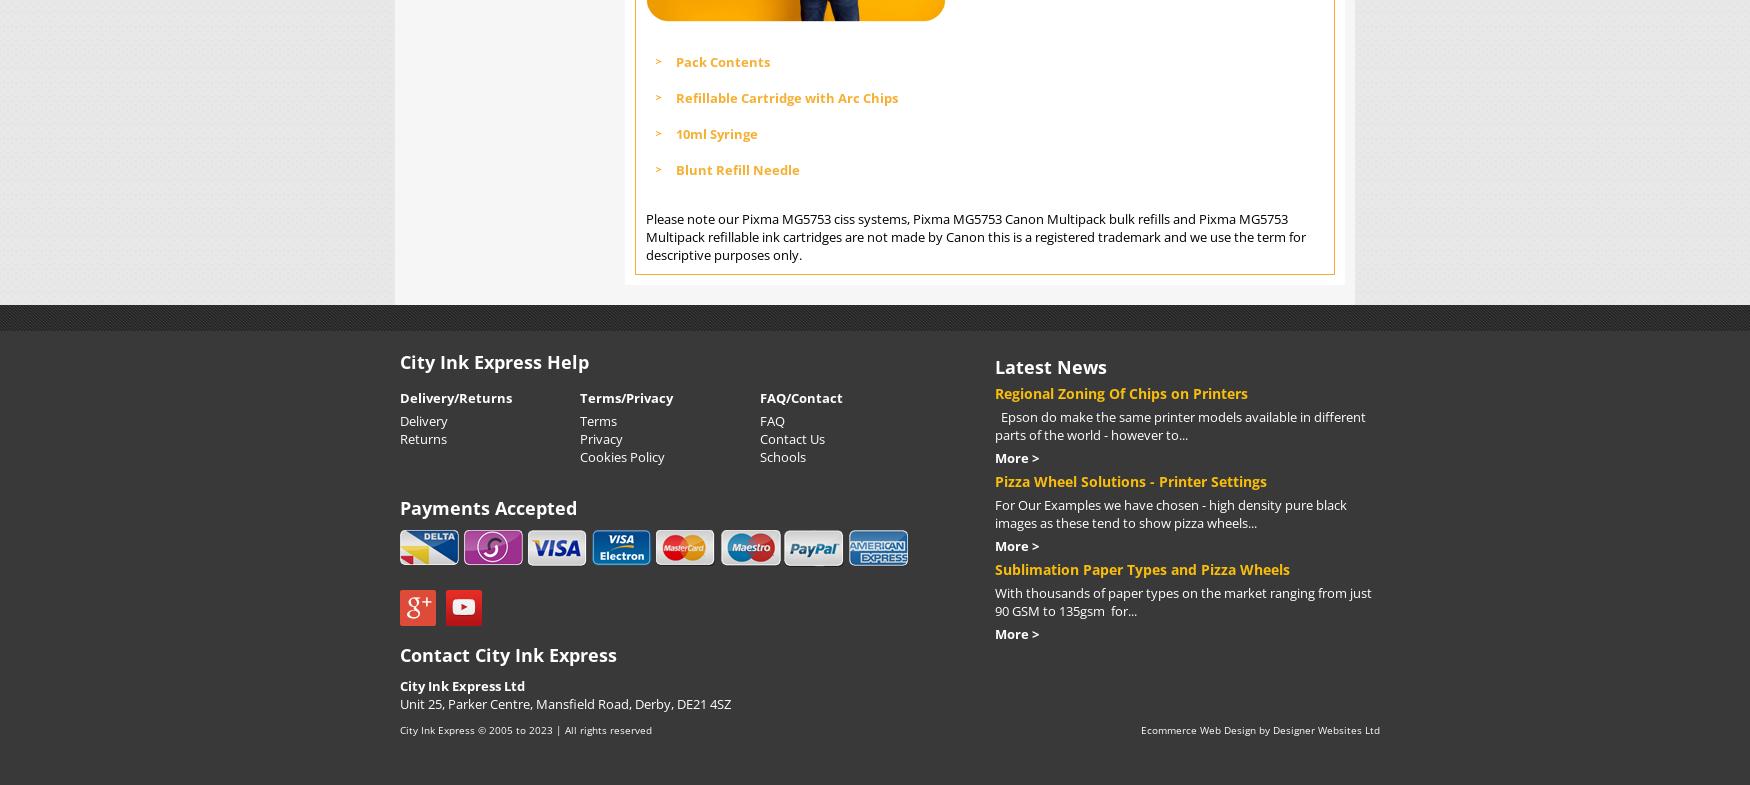 Image resolution: width=1750 pixels, height=785 pixels. Describe the element at coordinates (791, 438) in the screenshot. I see `'Contact Us'` at that location.